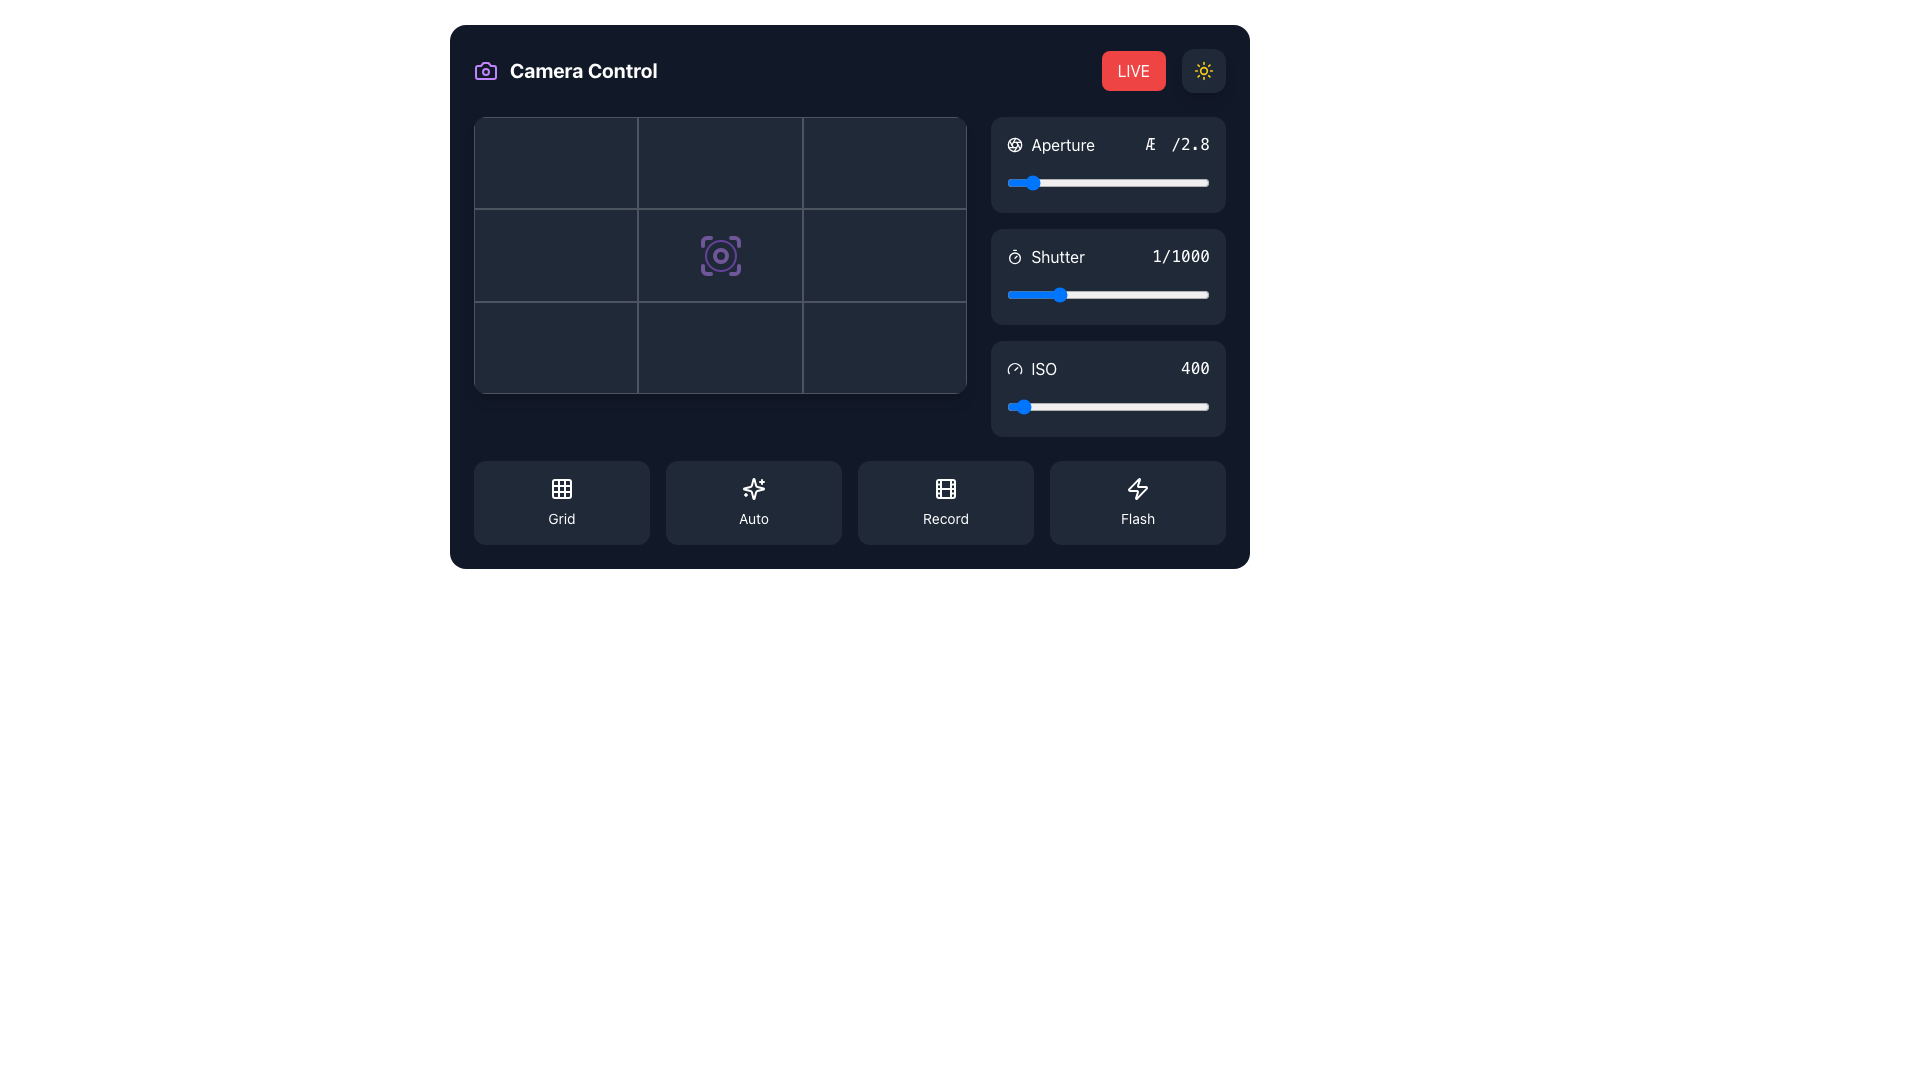 The height and width of the screenshot is (1080, 1920). What do you see at coordinates (1032, 369) in the screenshot?
I see `the label with icon indicating ISO settings, positioned before the numeric value '400' and the associated slider in the camera control interface` at bounding box center [1032, 369].